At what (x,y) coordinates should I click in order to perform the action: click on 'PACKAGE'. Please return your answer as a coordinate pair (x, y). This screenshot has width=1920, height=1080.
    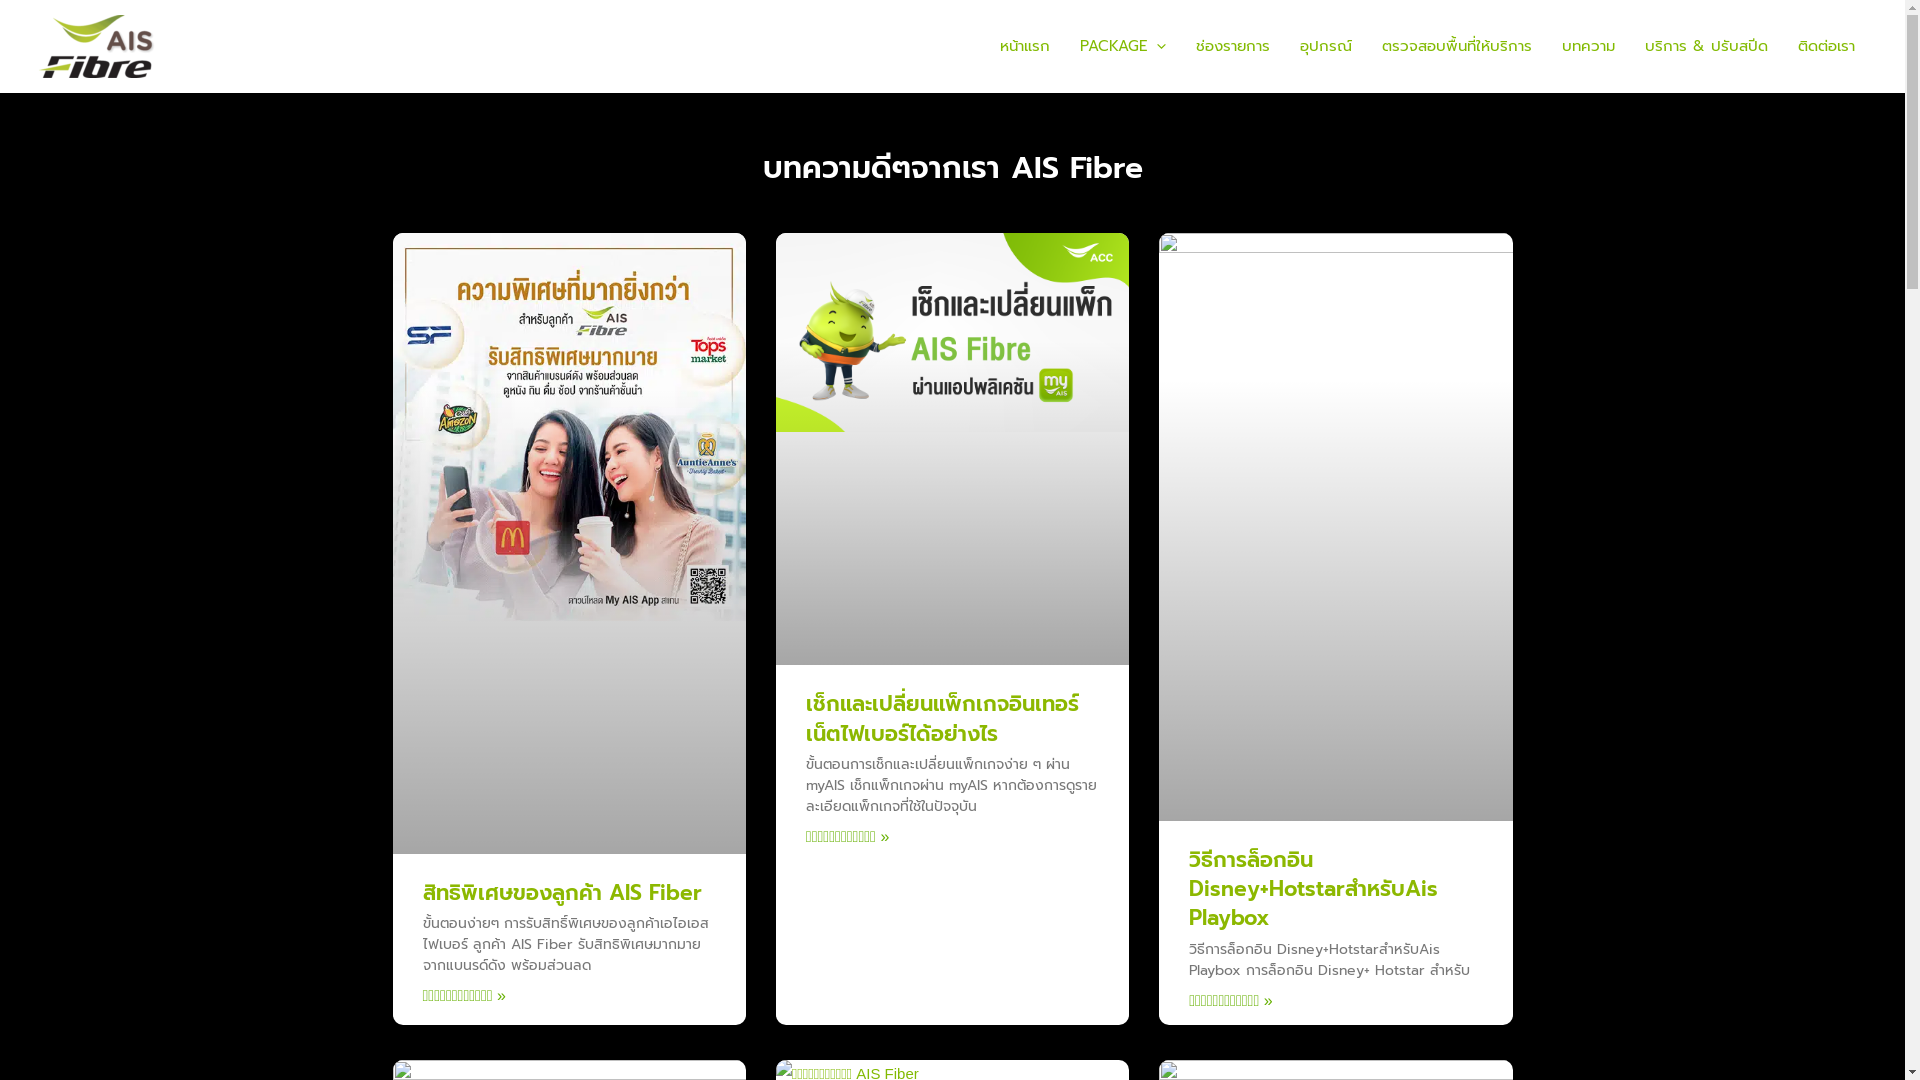
    Looking at the image, I should click on (1064, 45).